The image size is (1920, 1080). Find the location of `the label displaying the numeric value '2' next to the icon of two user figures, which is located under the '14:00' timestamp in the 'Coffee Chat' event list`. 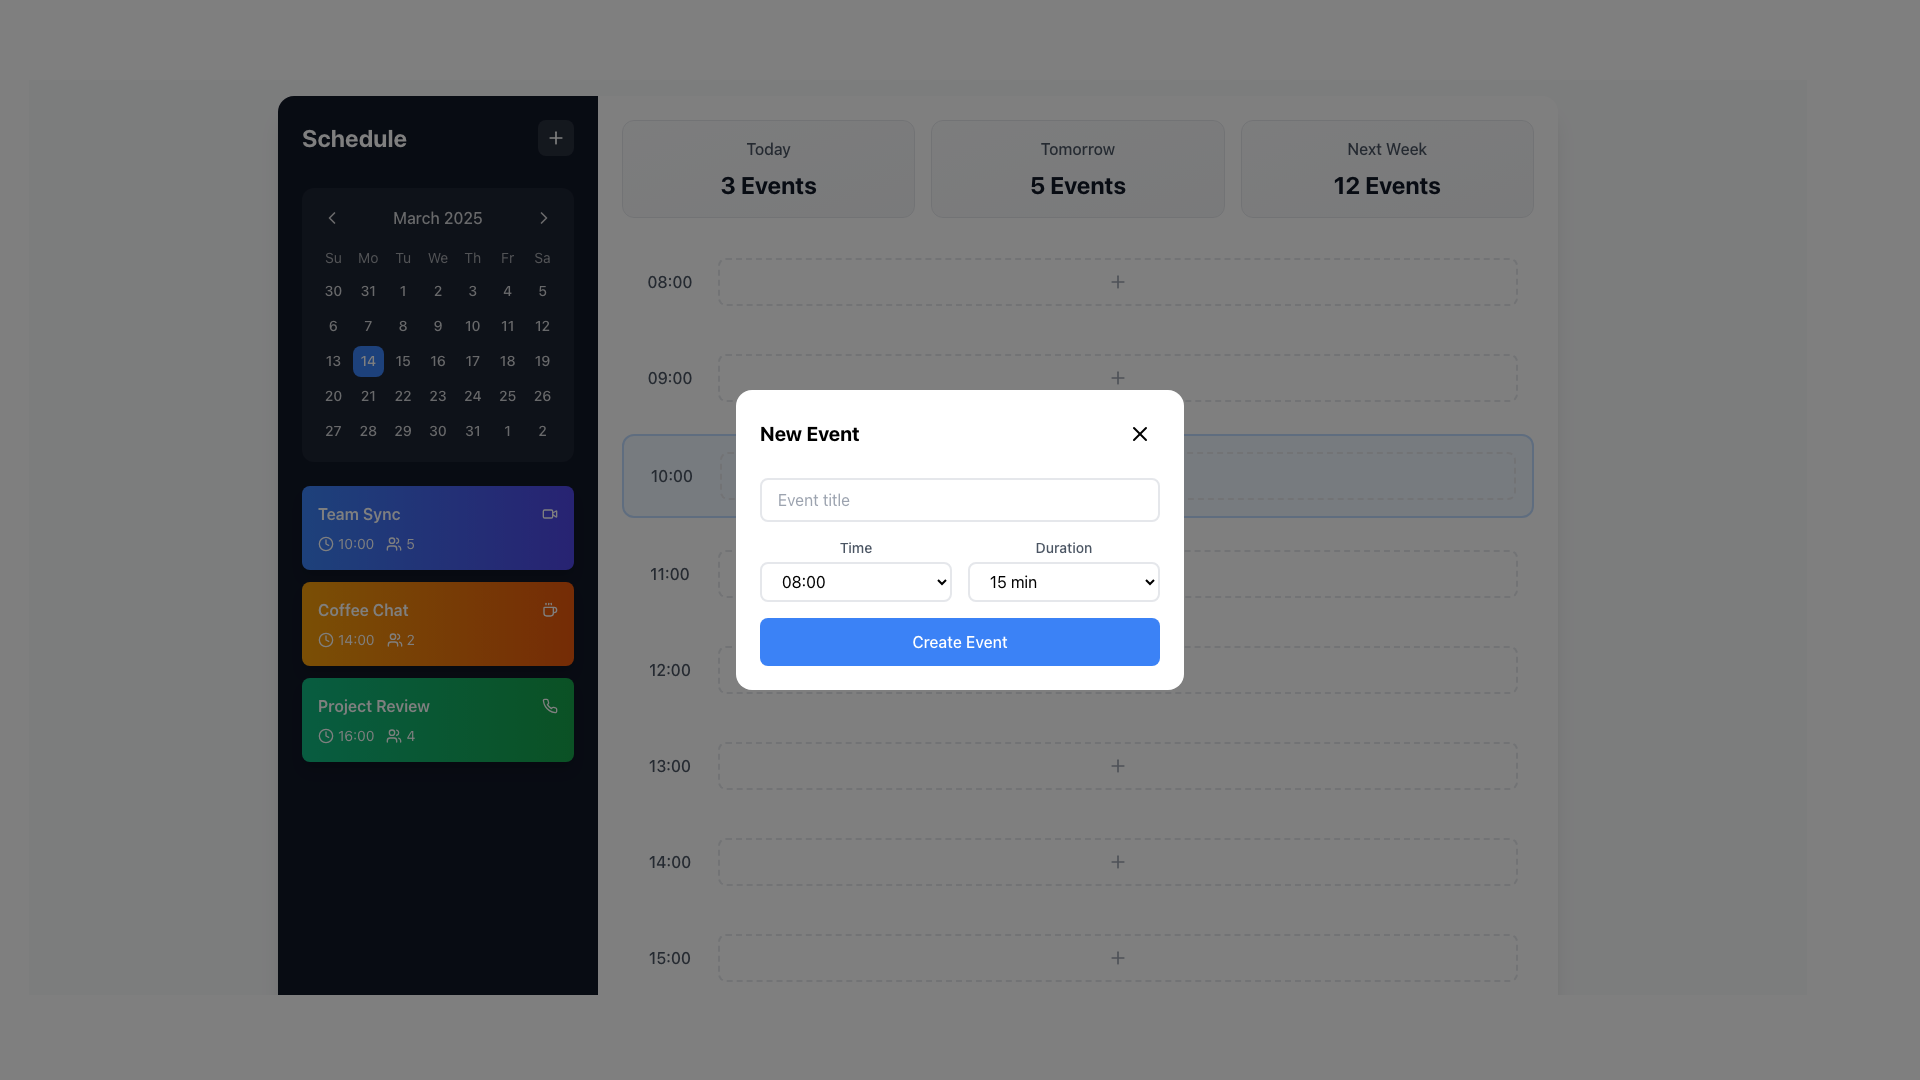

the label displaying the numeric value '2' next to the icon of two user figures, which is located under the '14:00' timestamp in the 'Coffee Chat' event list is located at coordinates (400, 640).